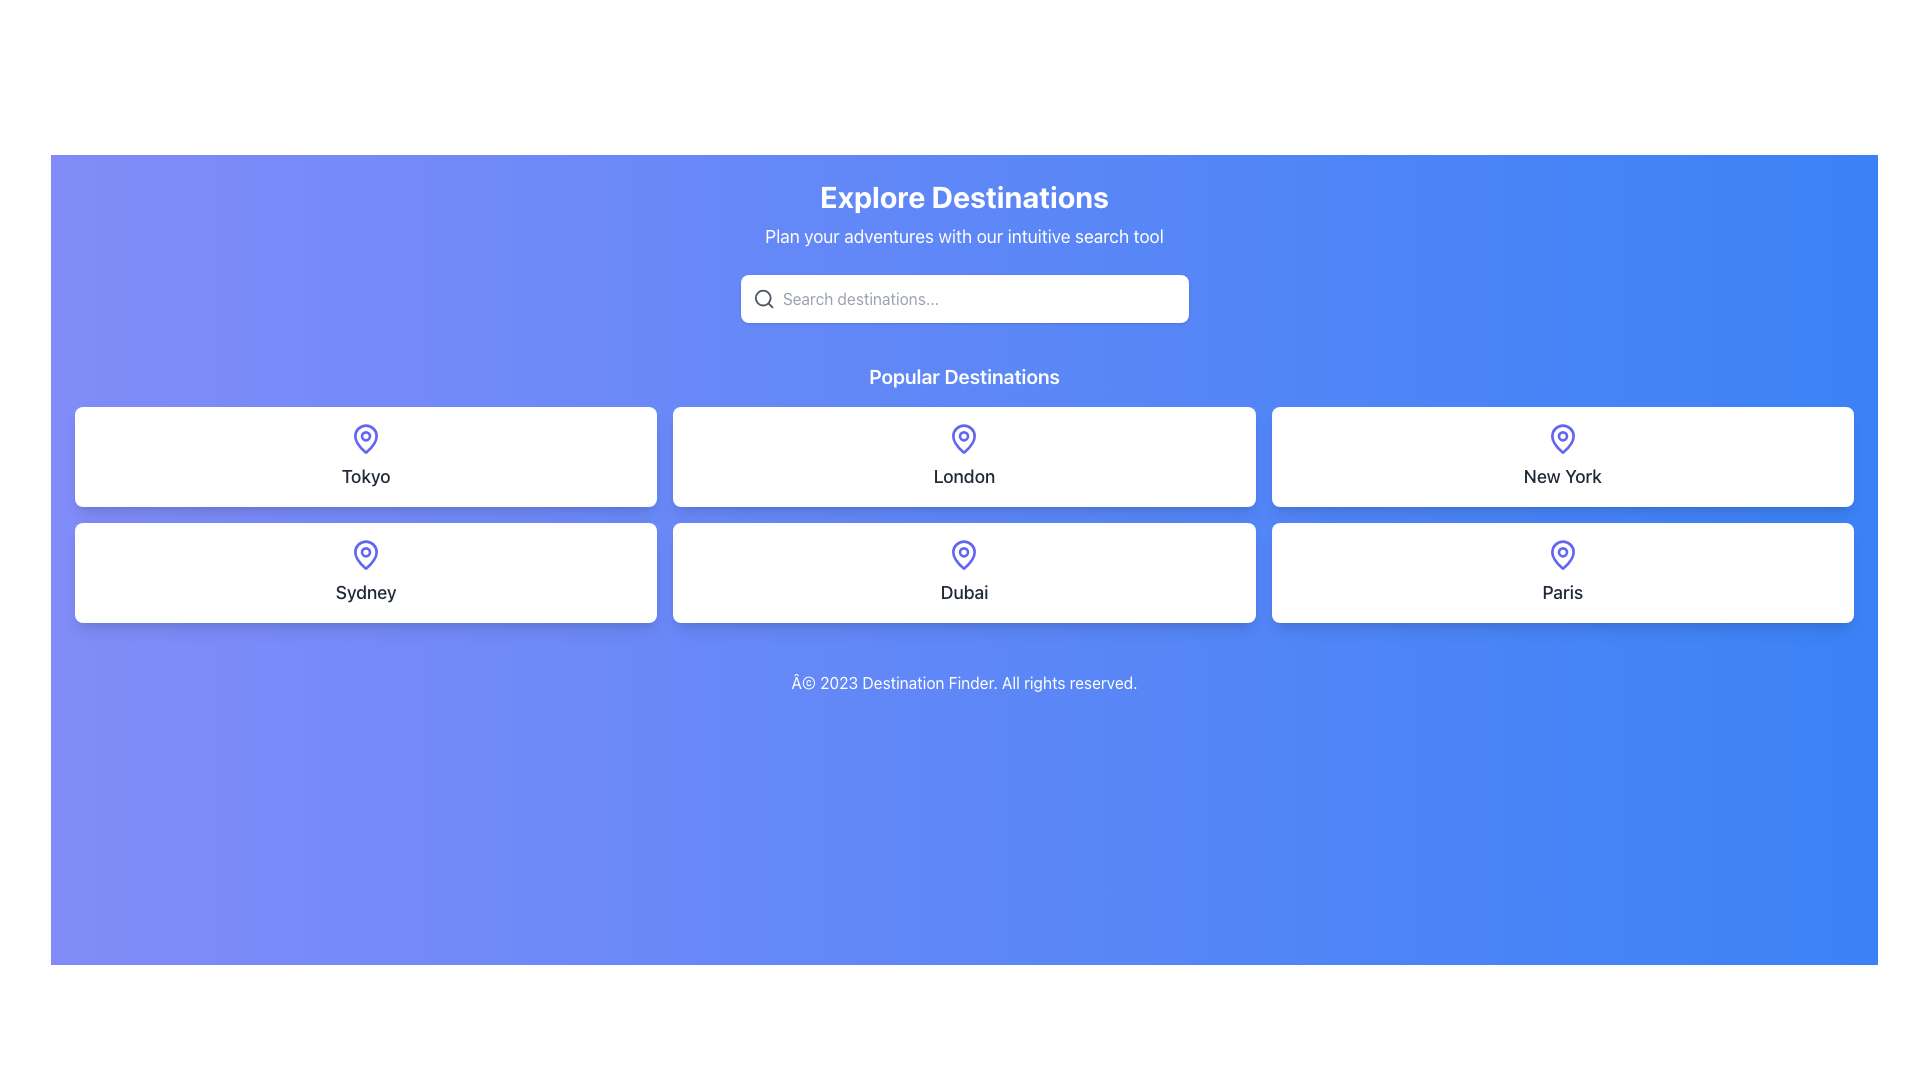  I want to click on the New York card in the first row and third column of the grid, so click(1561, 456).